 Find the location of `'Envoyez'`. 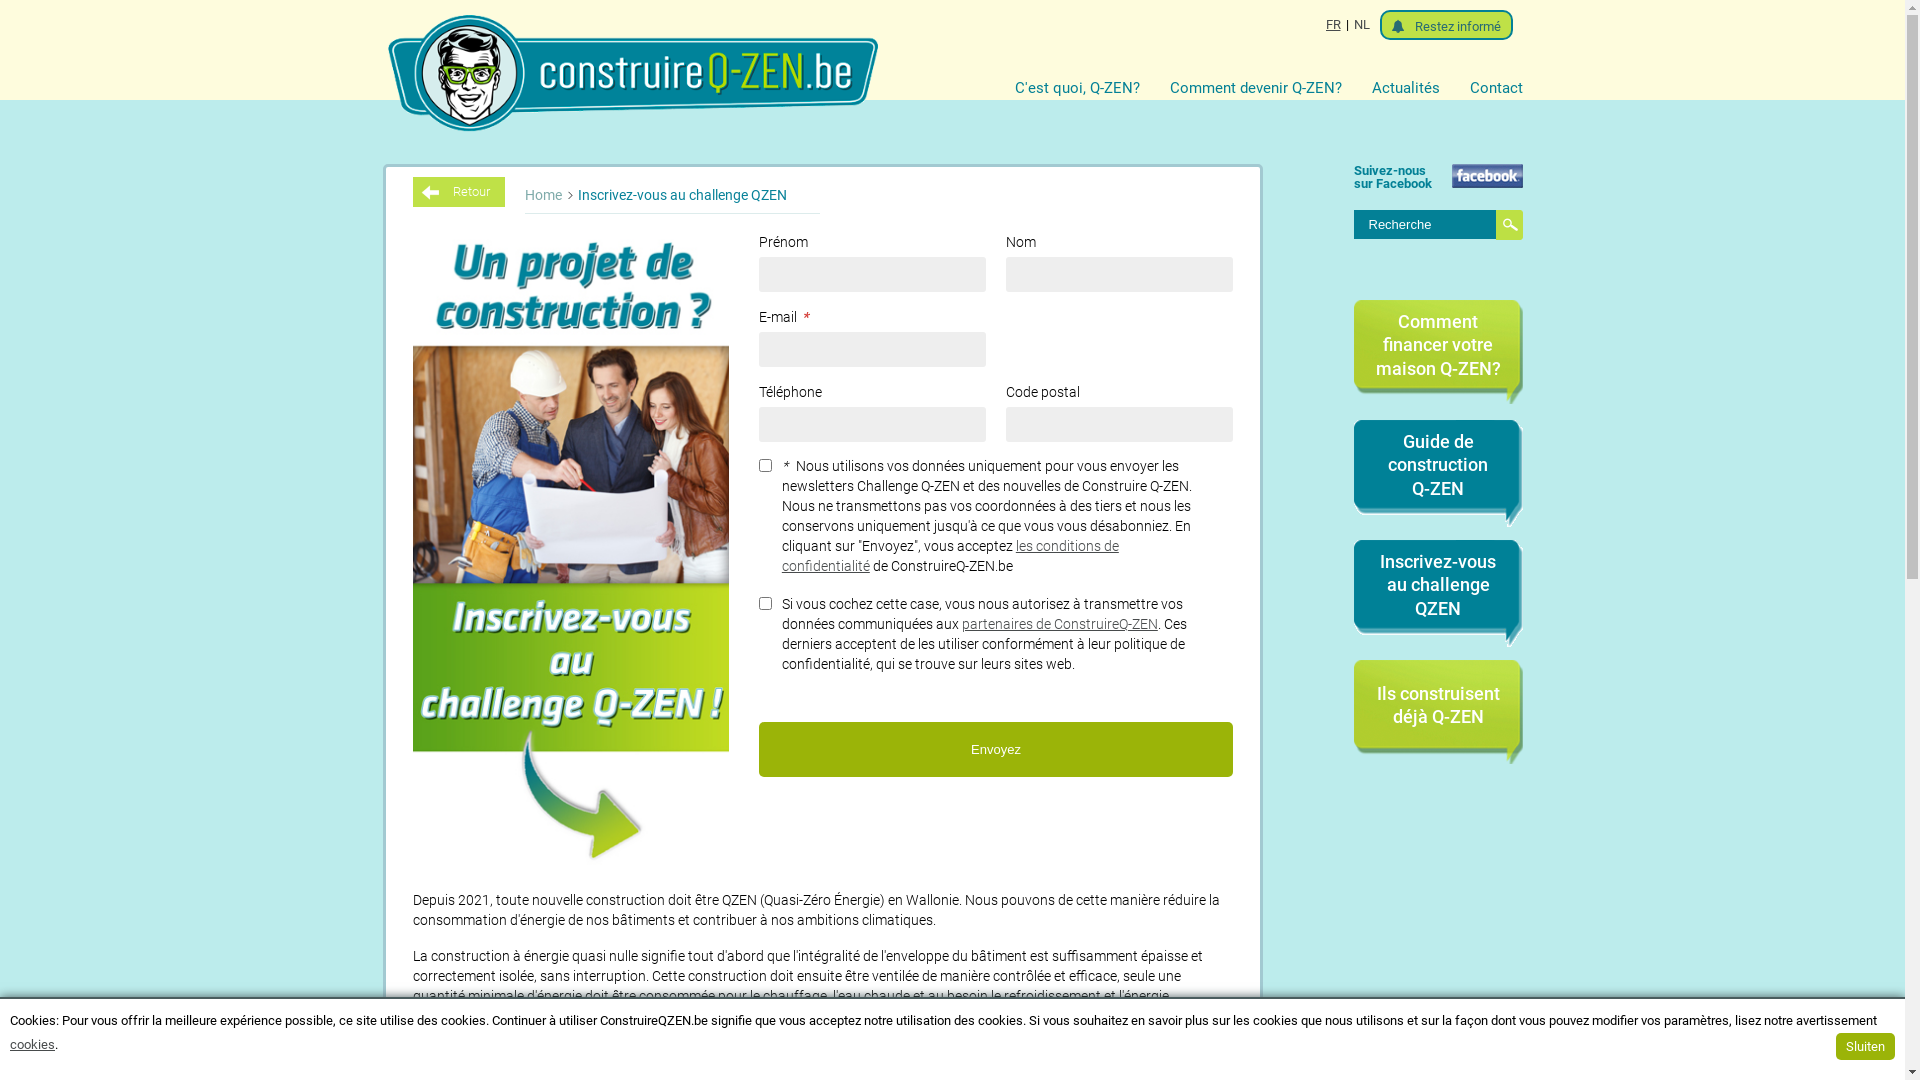

'Envoyez' is located at coordinates (996, 749).